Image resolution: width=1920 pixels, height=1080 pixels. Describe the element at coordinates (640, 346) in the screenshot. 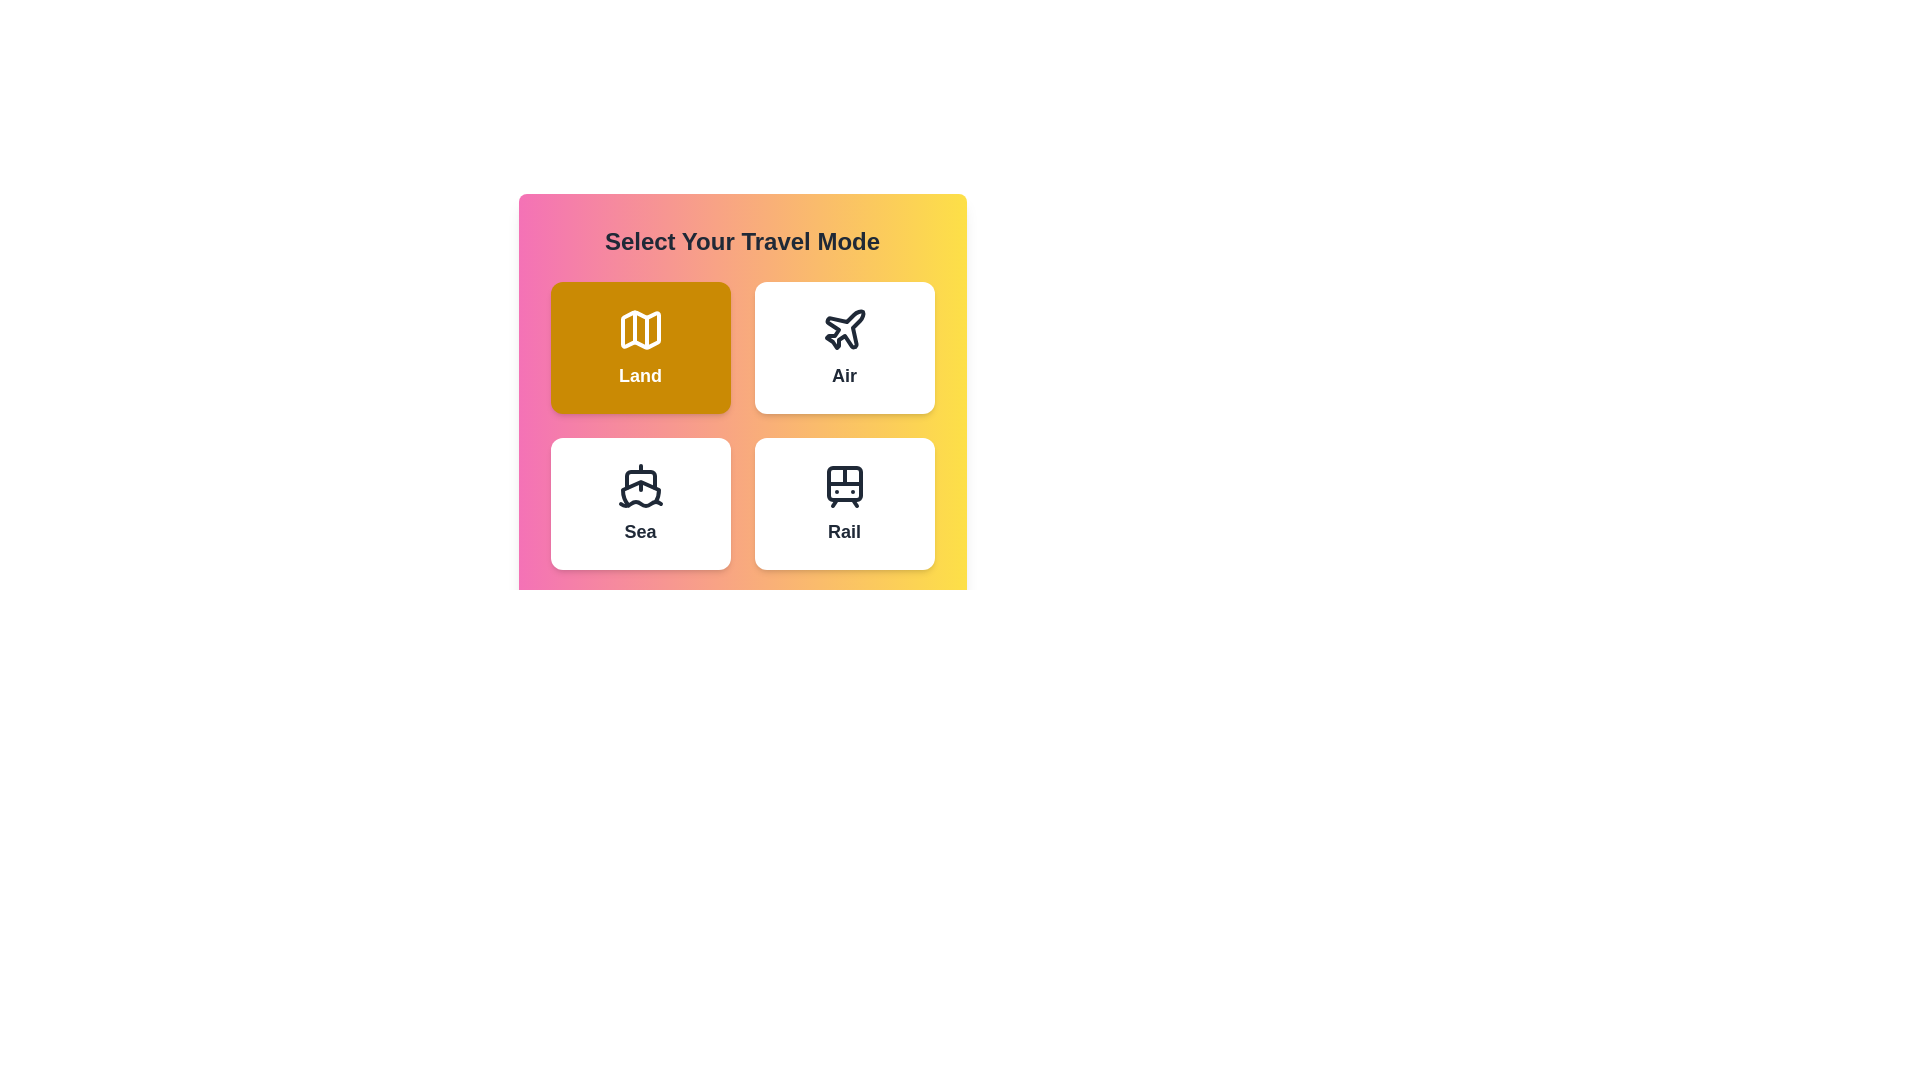

I see `the button corresponding to the travel mode Land` at that location.